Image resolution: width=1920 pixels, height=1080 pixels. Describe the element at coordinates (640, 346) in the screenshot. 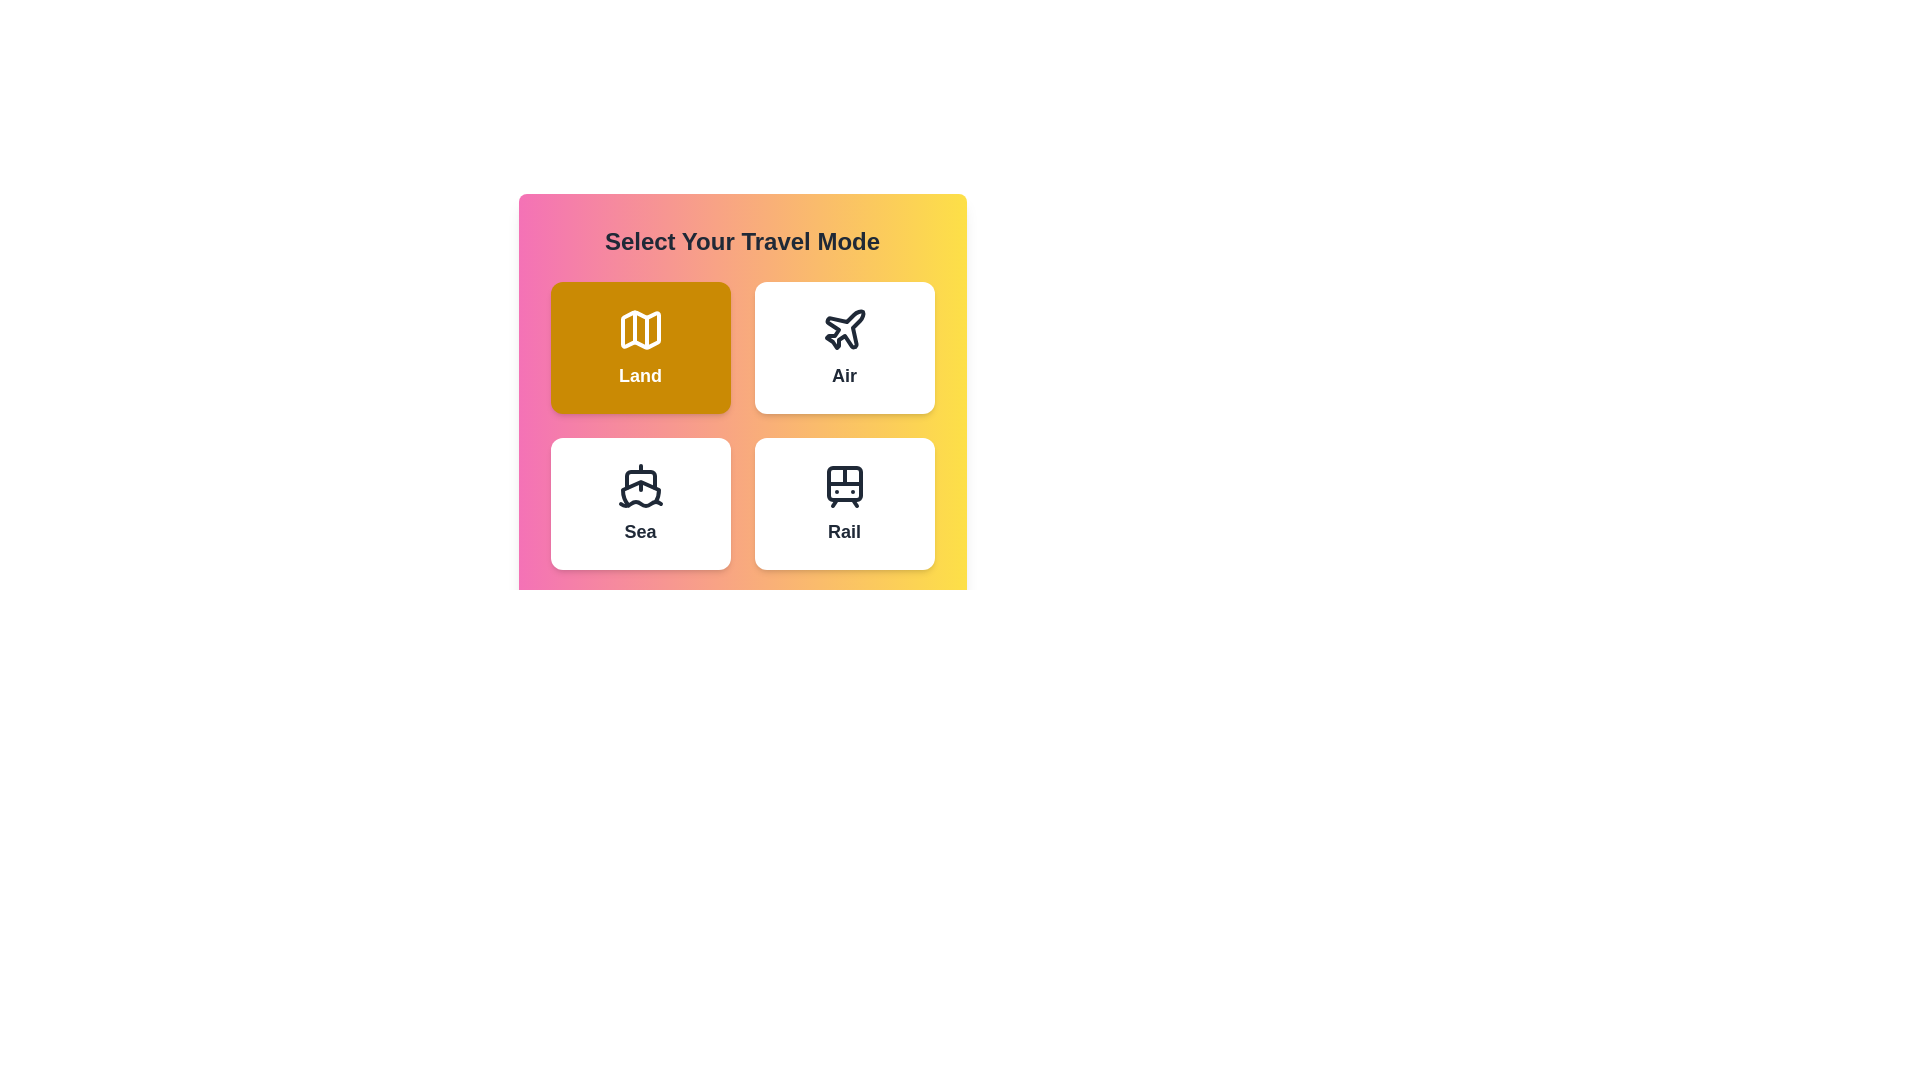

I see `the button corresponding to the travel mode Land` at that location.